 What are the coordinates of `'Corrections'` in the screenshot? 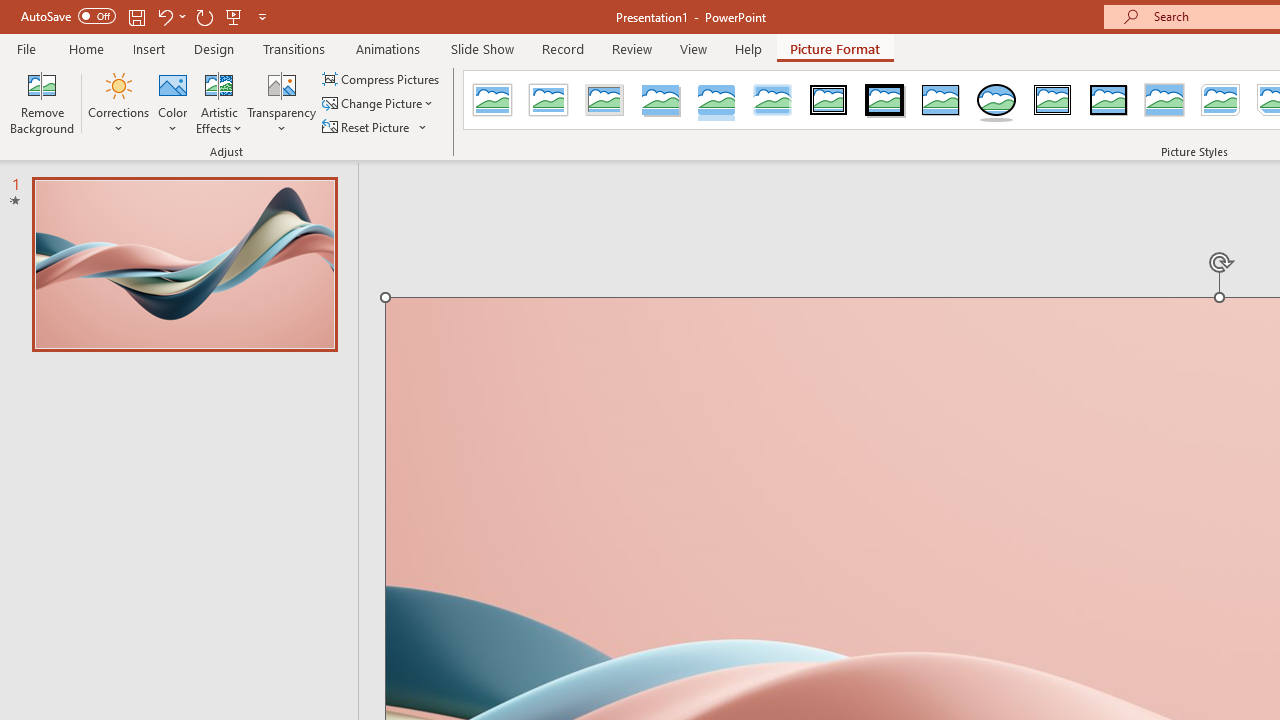 It's located at (118, 103).